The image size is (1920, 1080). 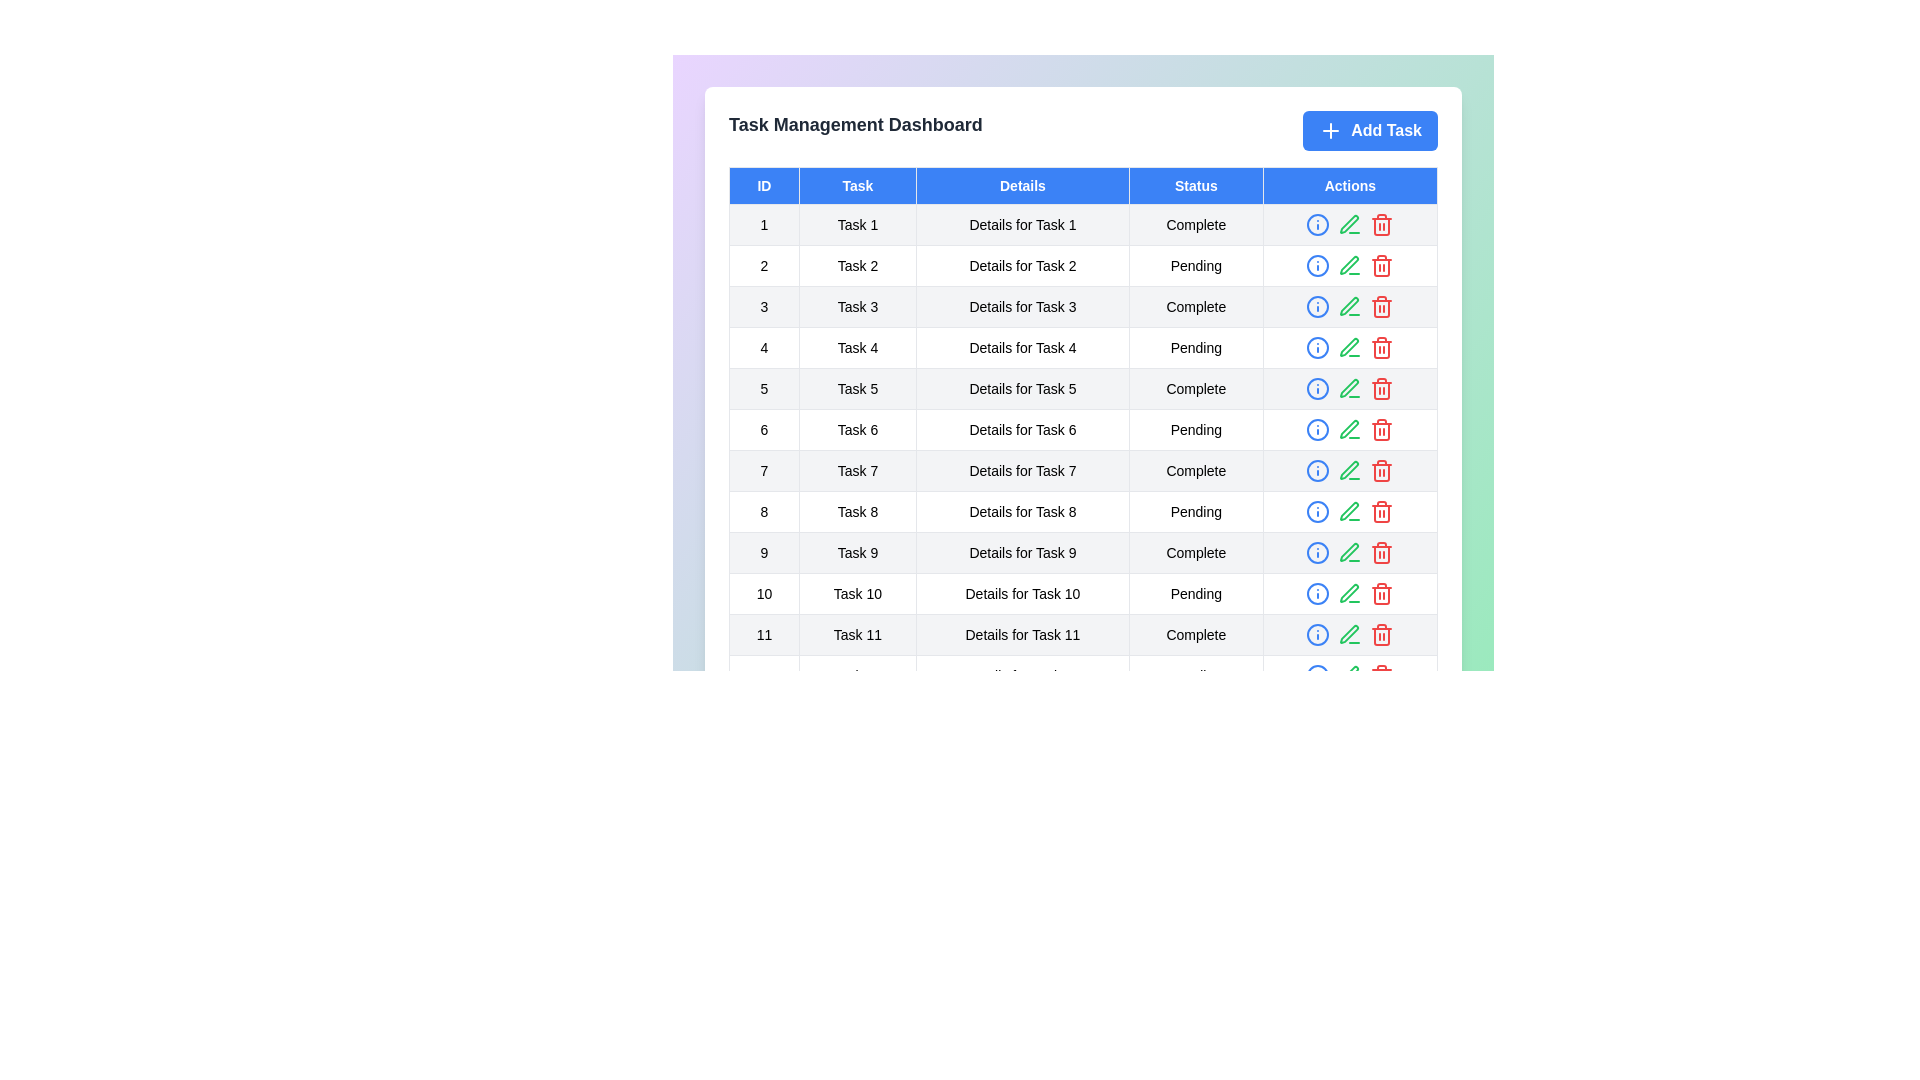 I want to click on the column header to sort tasks by Status, so click(x=1196, y=185).